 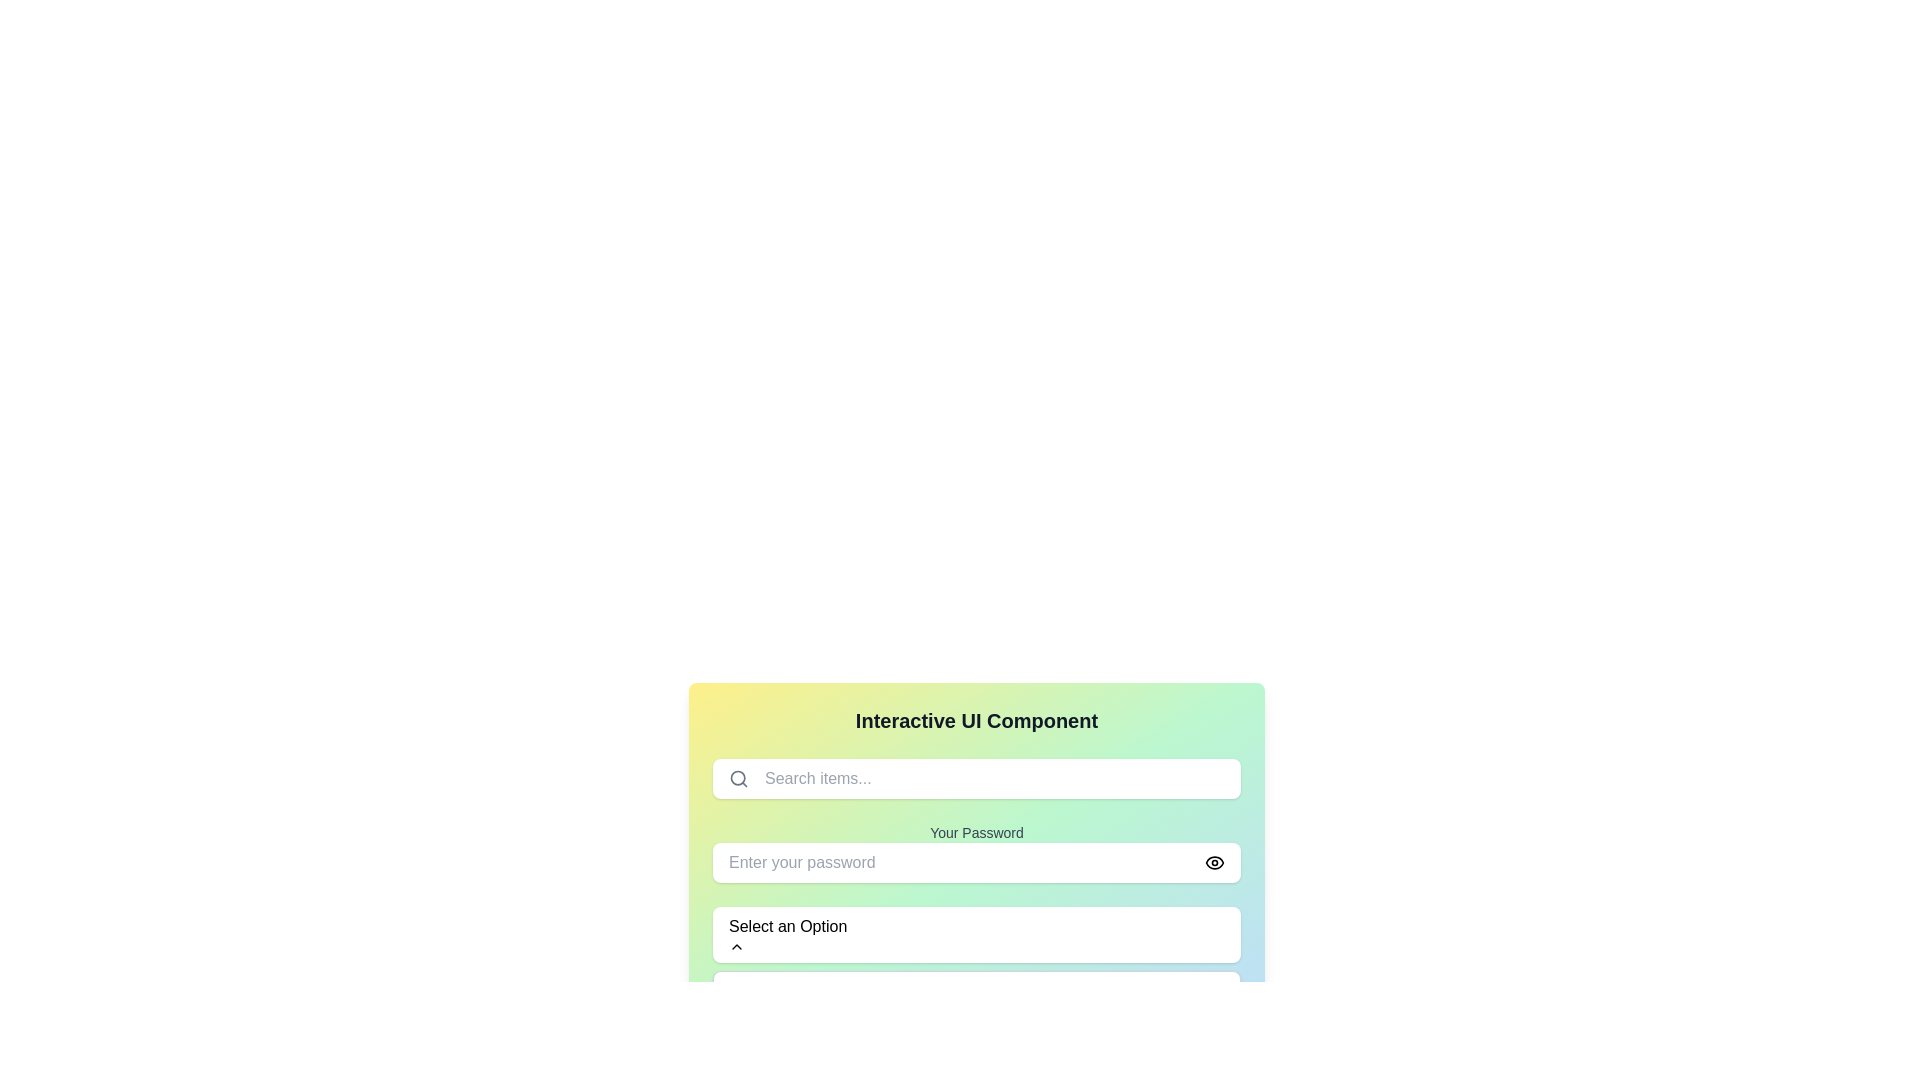 I want to click on the text label 'Your Password' which describes the purpose of the adjacent password input field located below the search bar and above the password input field, so click(x=977, y=833).